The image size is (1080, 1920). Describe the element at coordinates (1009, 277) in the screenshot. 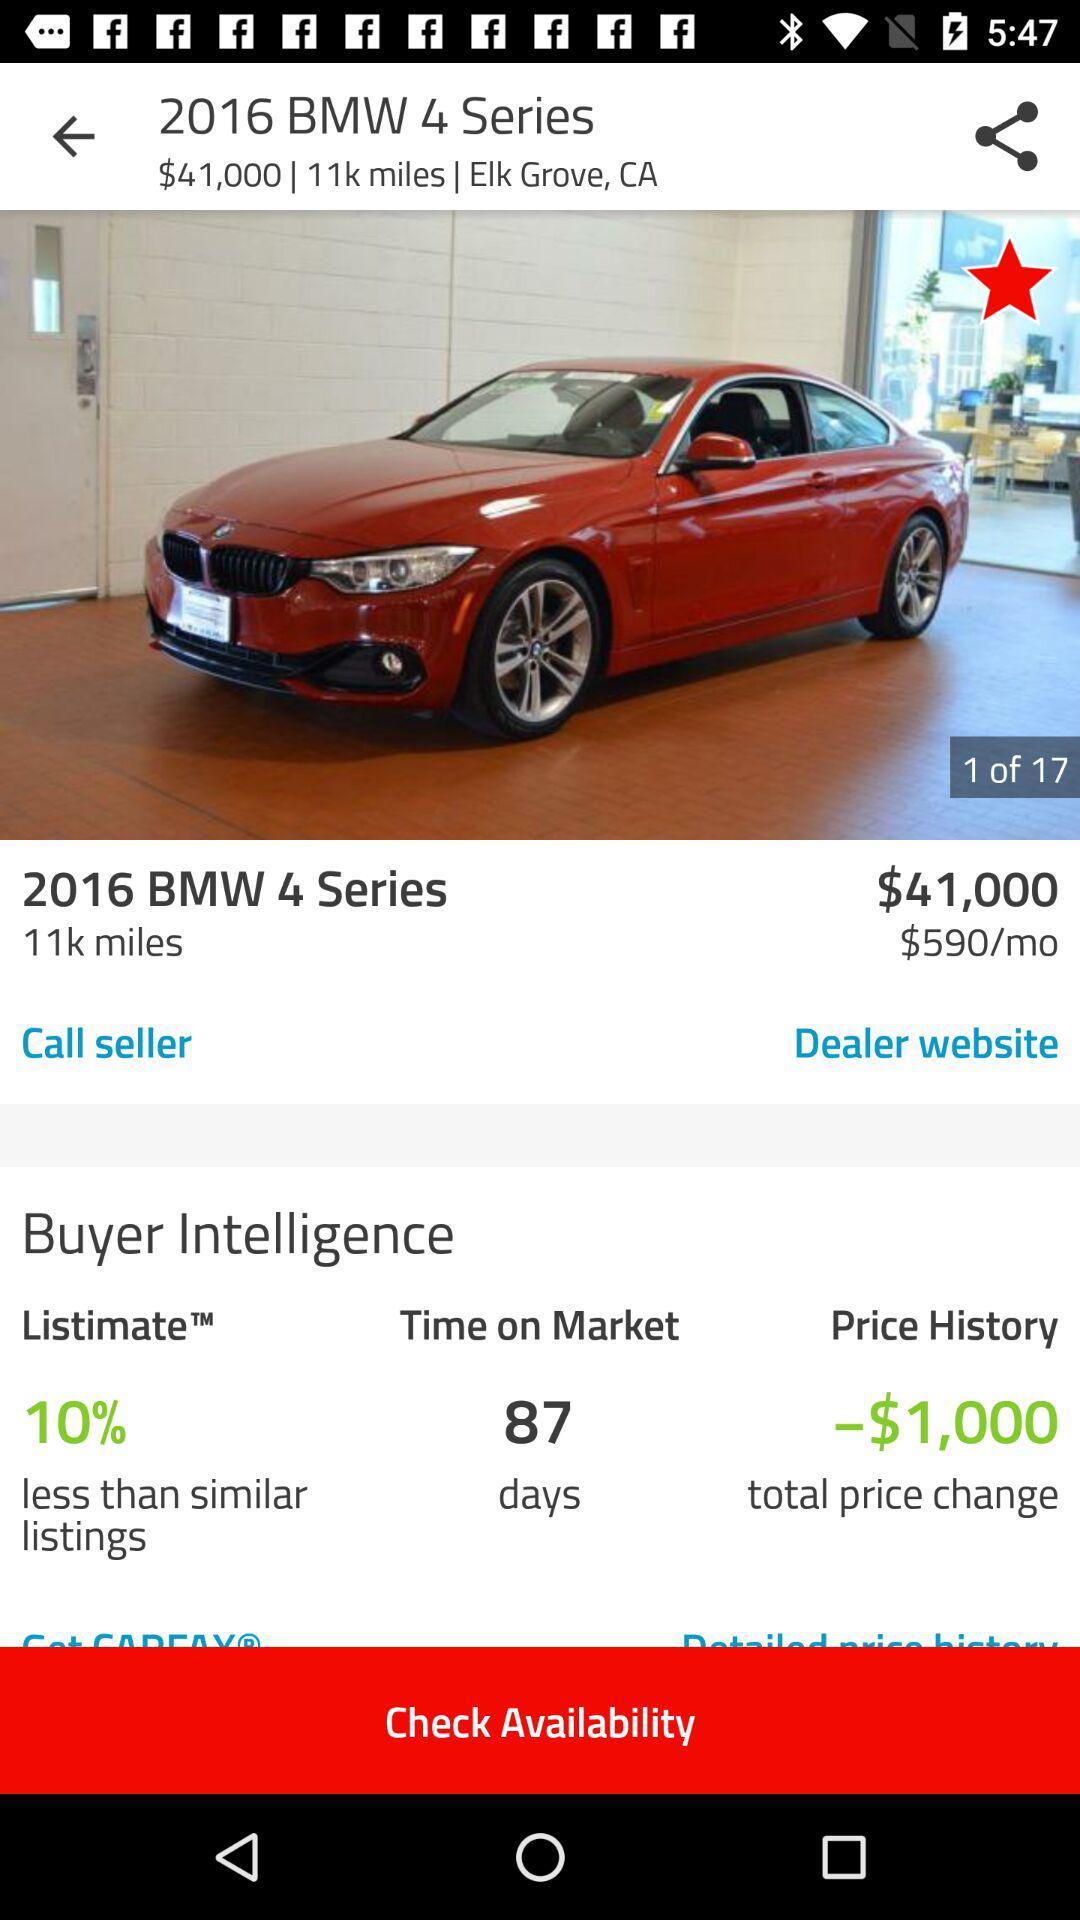

I see `the item next to 41 000 11k icon` at that location.